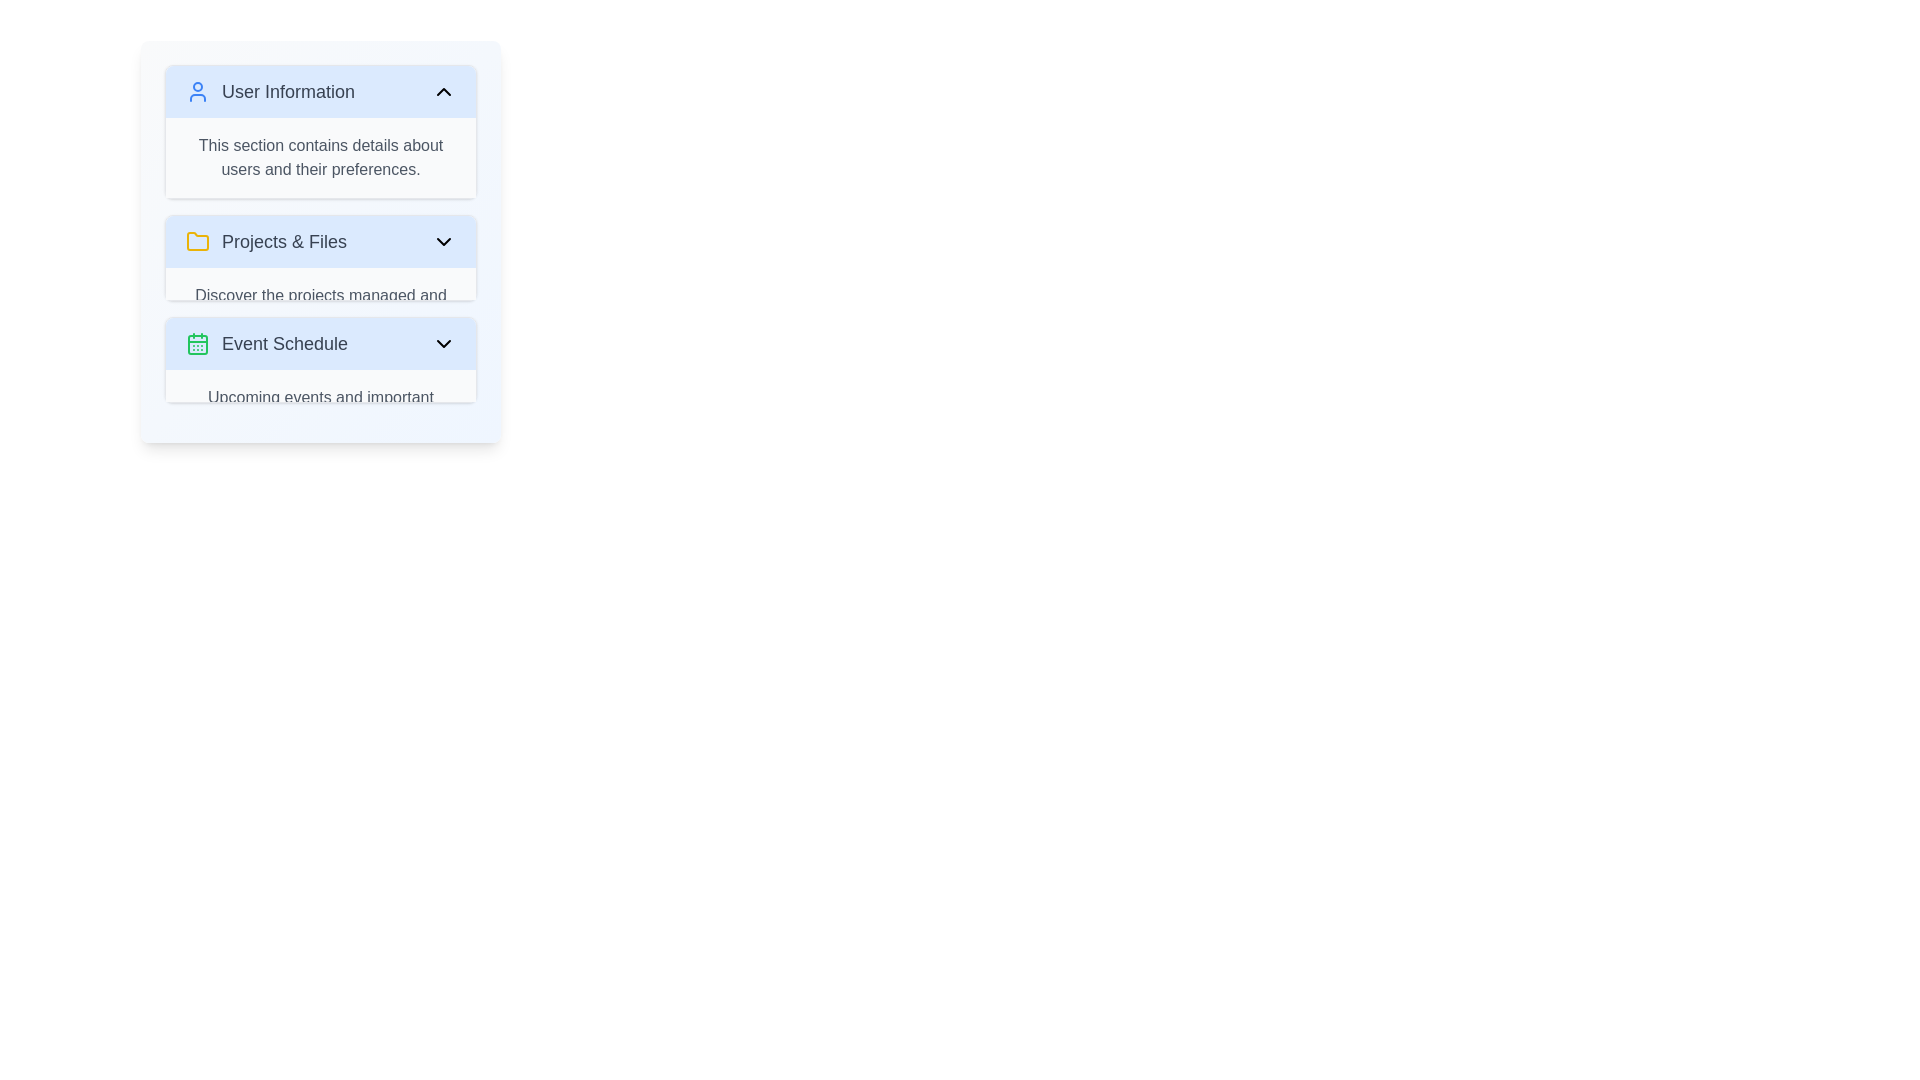 This screenshot has width=1920, height=1080. Describe the element at coordinates (321, 342) in the screenshot. I see `the 'Event Schedule' button, which features a calendar icon on the left and a chevron icon on the right, with a light blue background and rounded corners` at that location.